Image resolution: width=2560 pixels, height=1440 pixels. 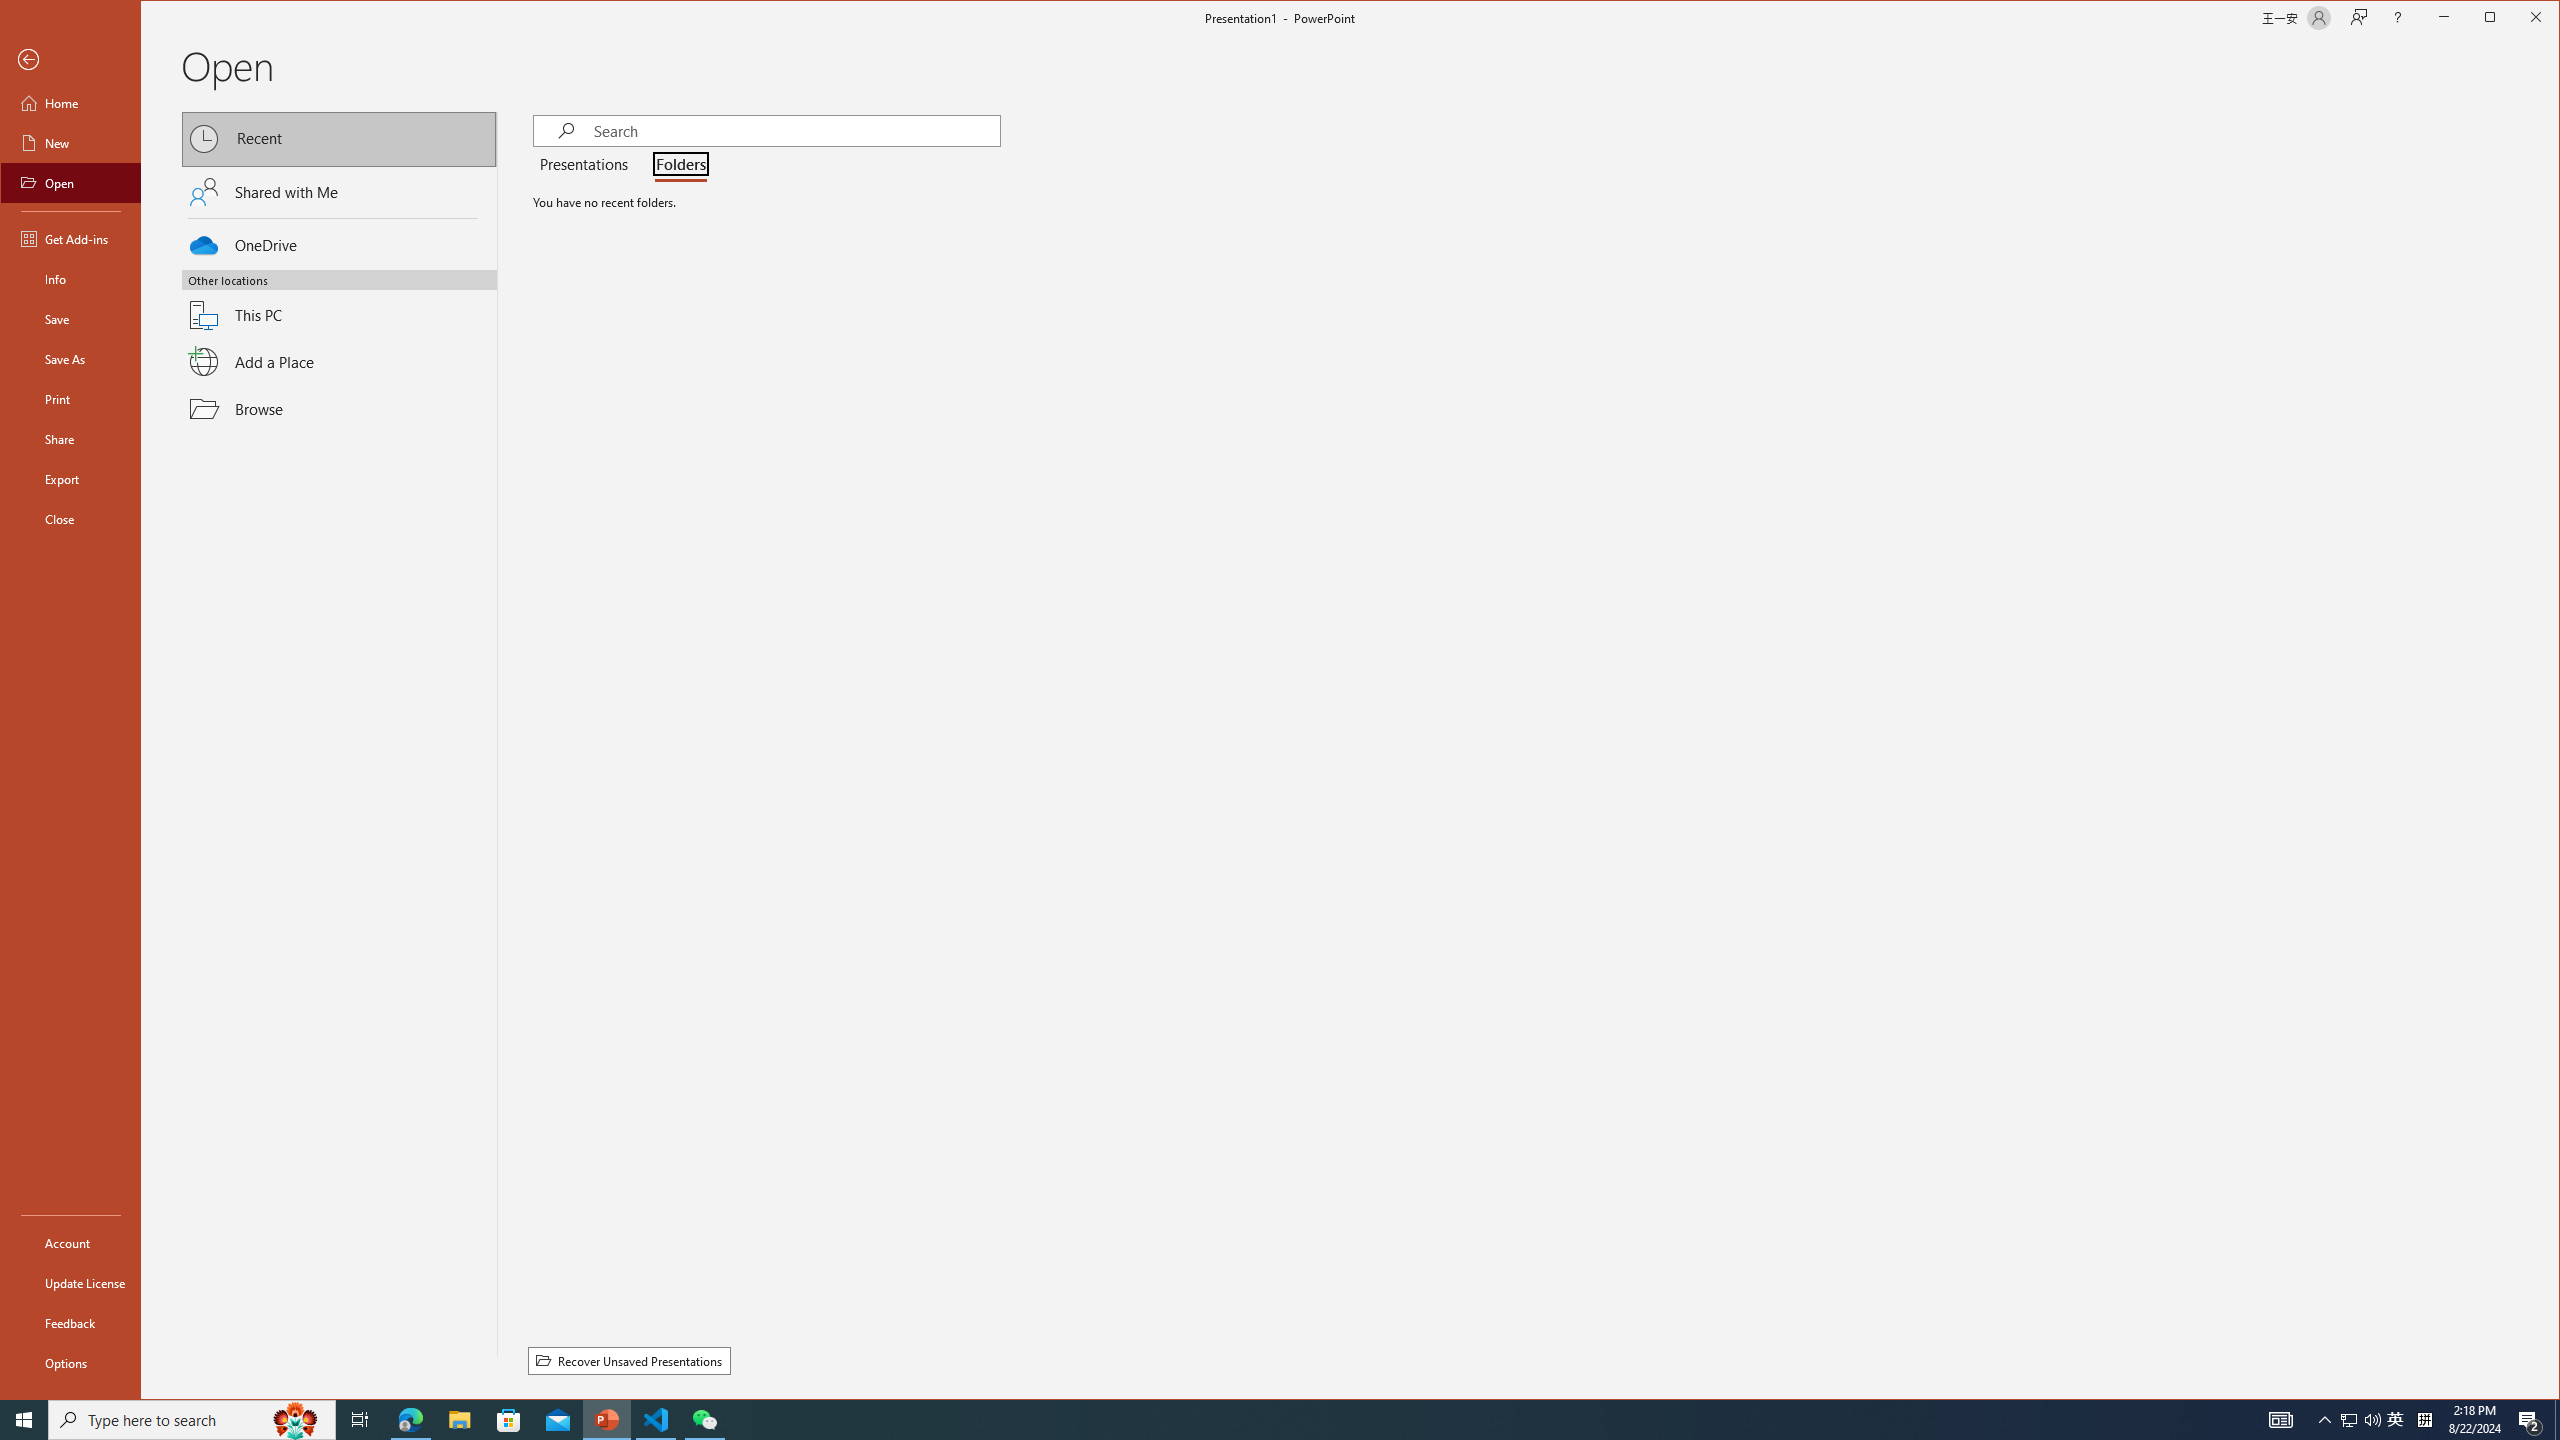 I want to click on 'Add a Place', so click(x=339, y=361).